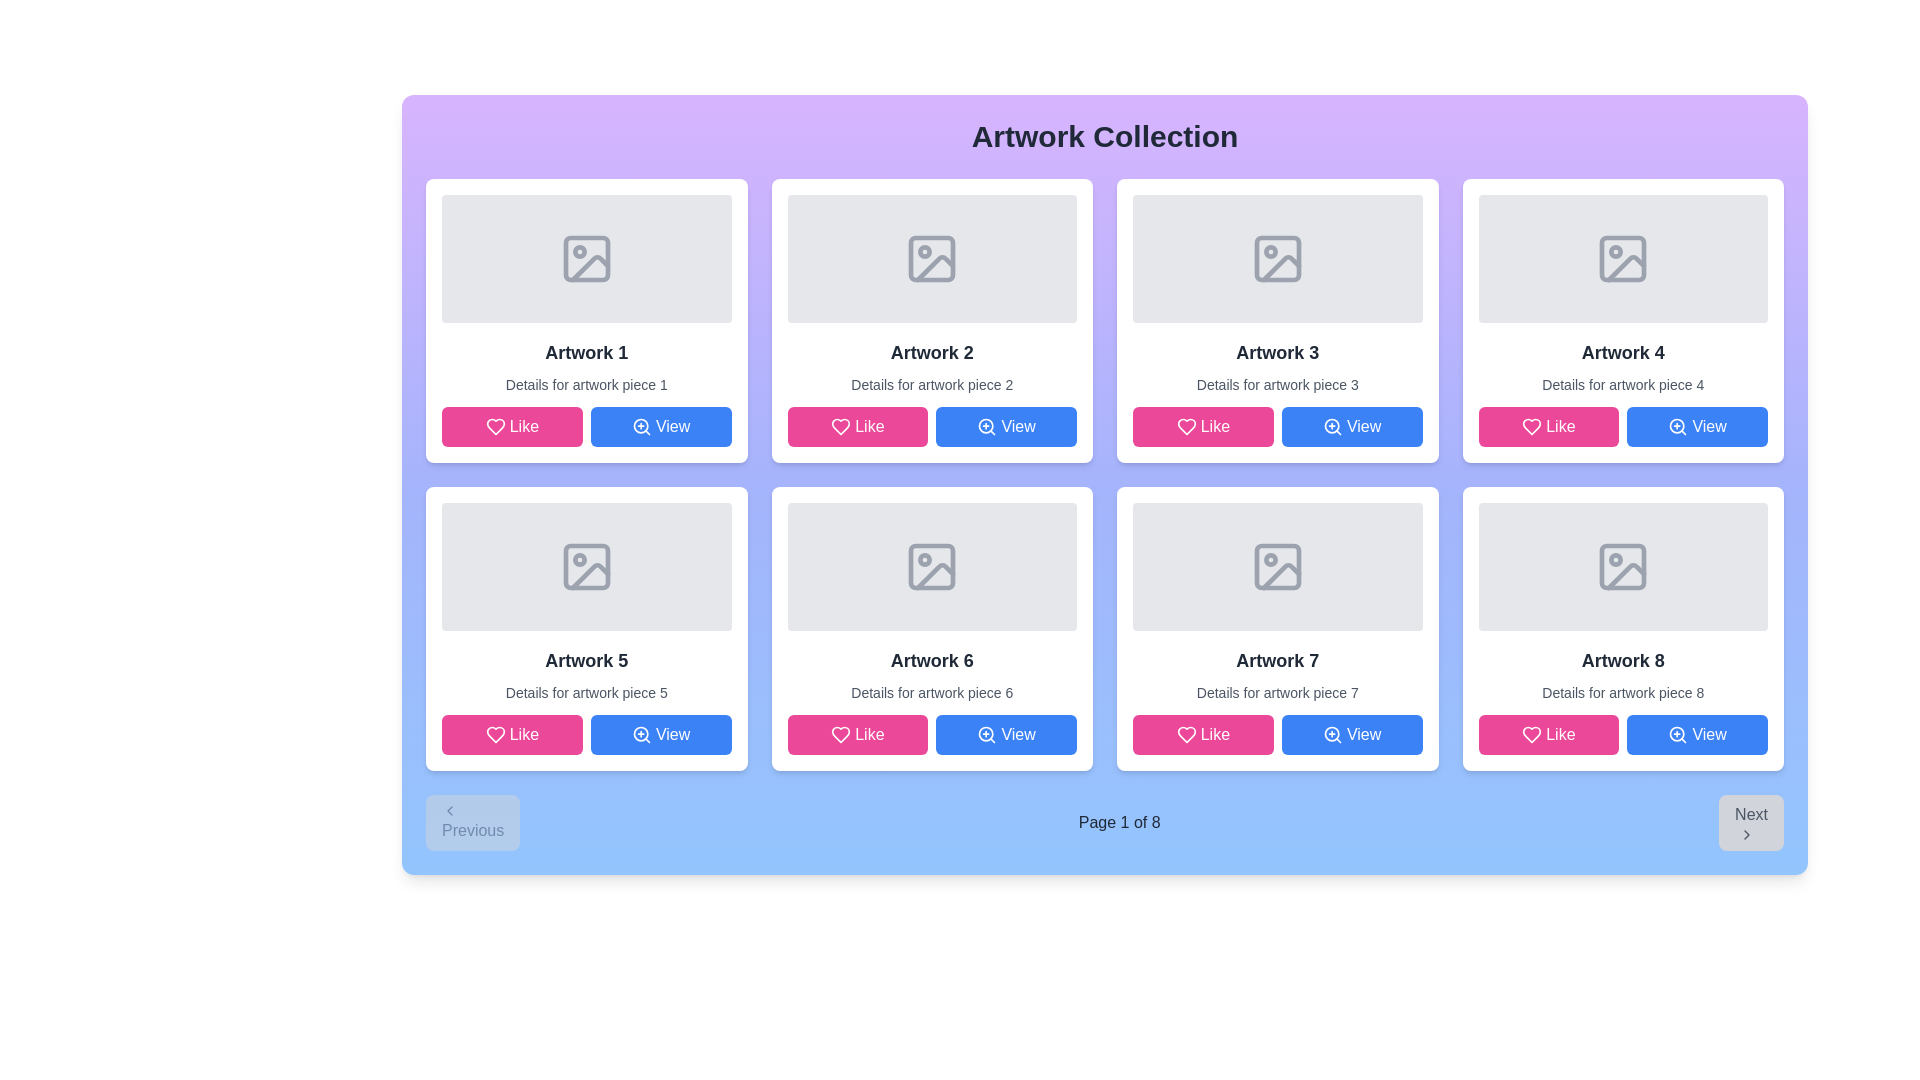 The image size is (1920, 1080). Describe the element at coordinates (1103, 136) in the screenshot. I see `the title or heading text element located centrally at the top of the interface, which serves as the visual identifier for the page content` at that location.